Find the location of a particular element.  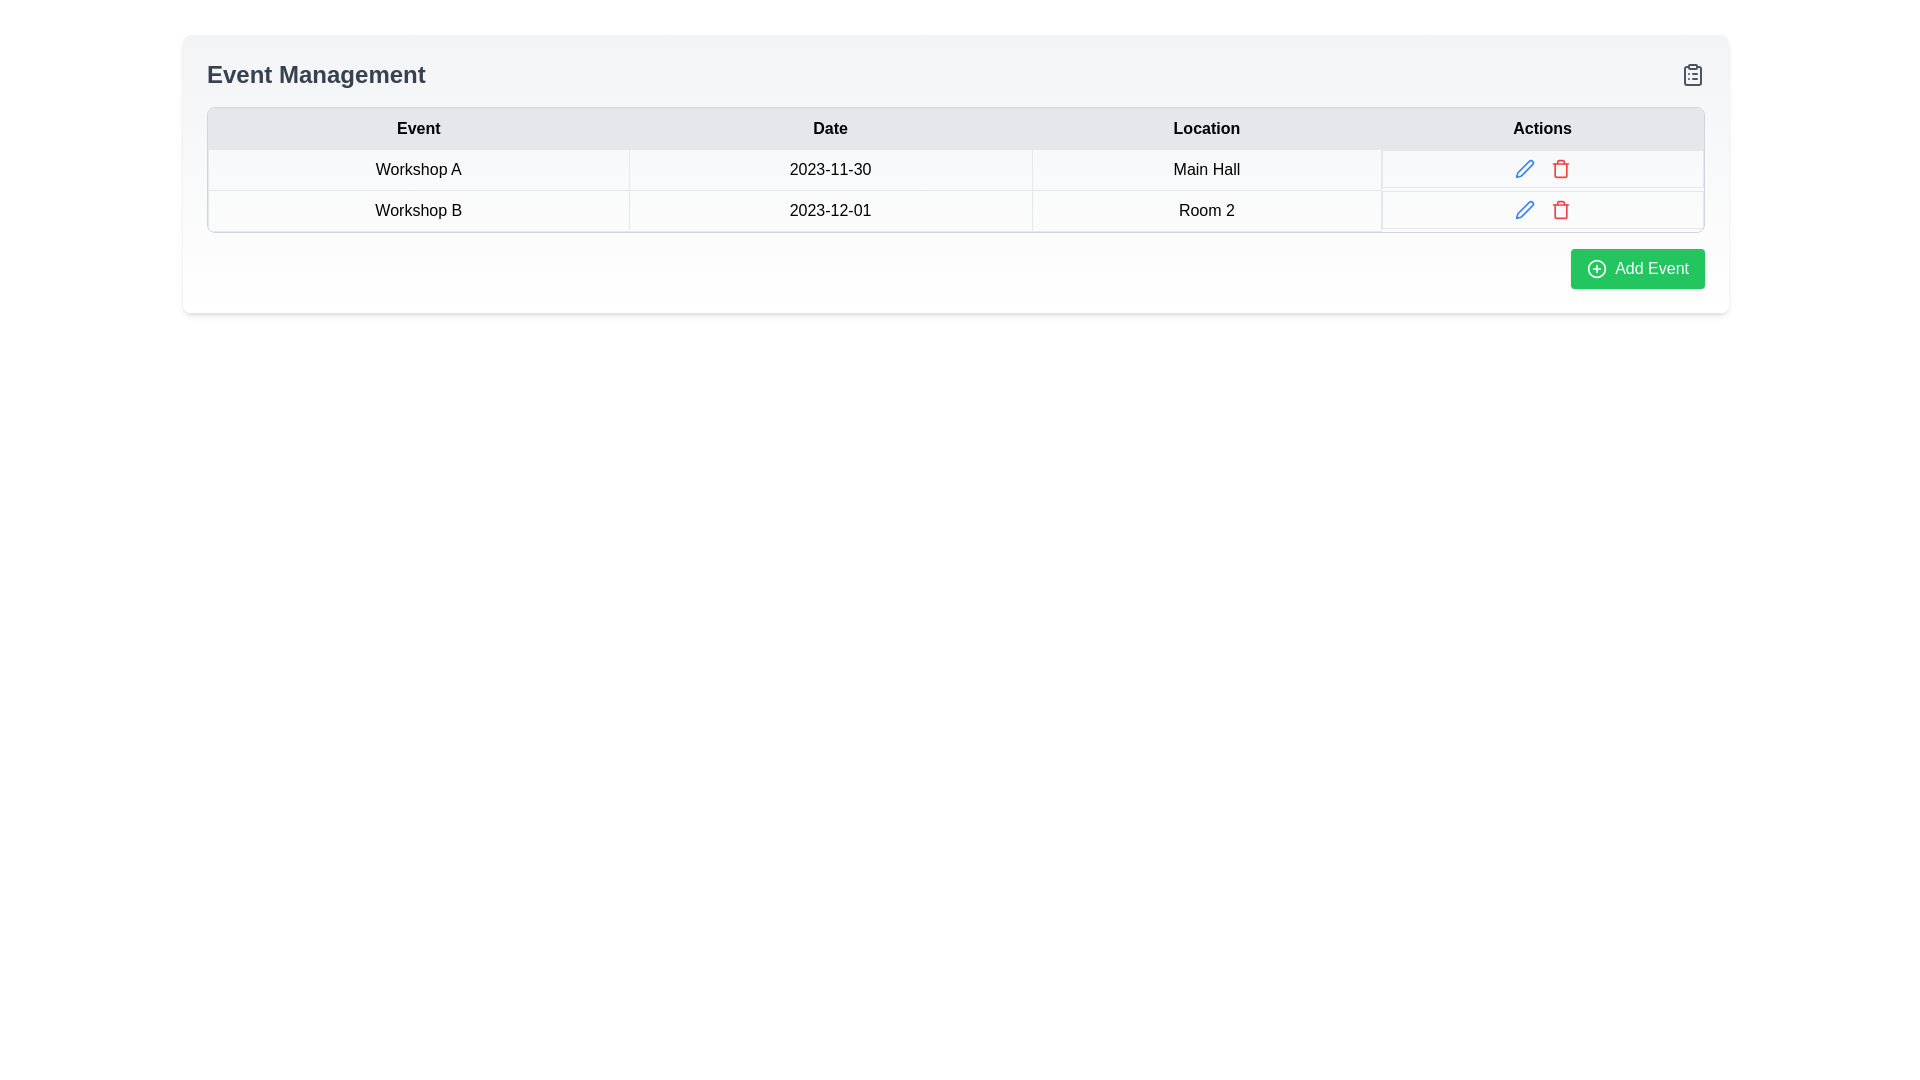

the Table Header Cell that serves as the label for the date column, located in the second column header of the table, positioned between 'Event' and 'Location' is located at coordinates (830, 128).